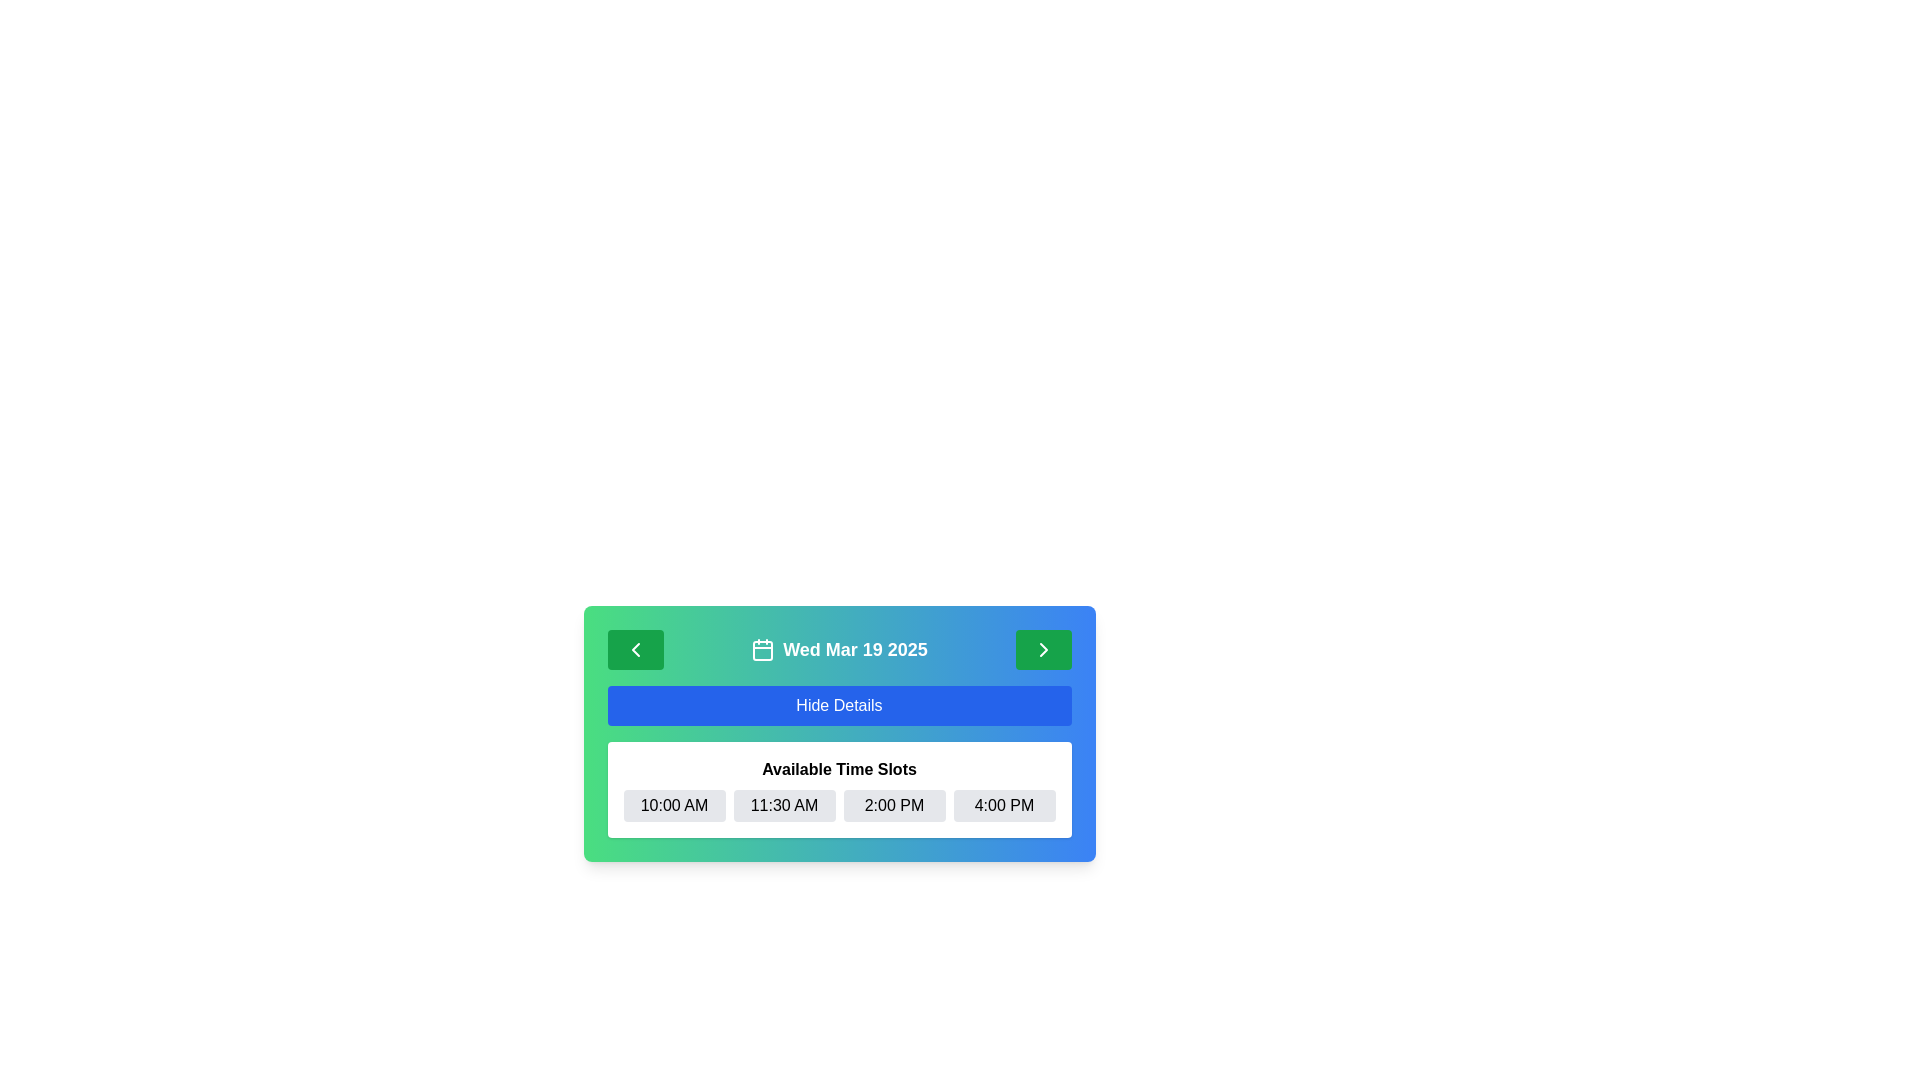 The width and height of the screenshot is (1920, 1080). I want to click on the button located below the header displaying 'Wed Mar 19 2025' and above the section labeled 'Available Time Slots', so click(839, 704).